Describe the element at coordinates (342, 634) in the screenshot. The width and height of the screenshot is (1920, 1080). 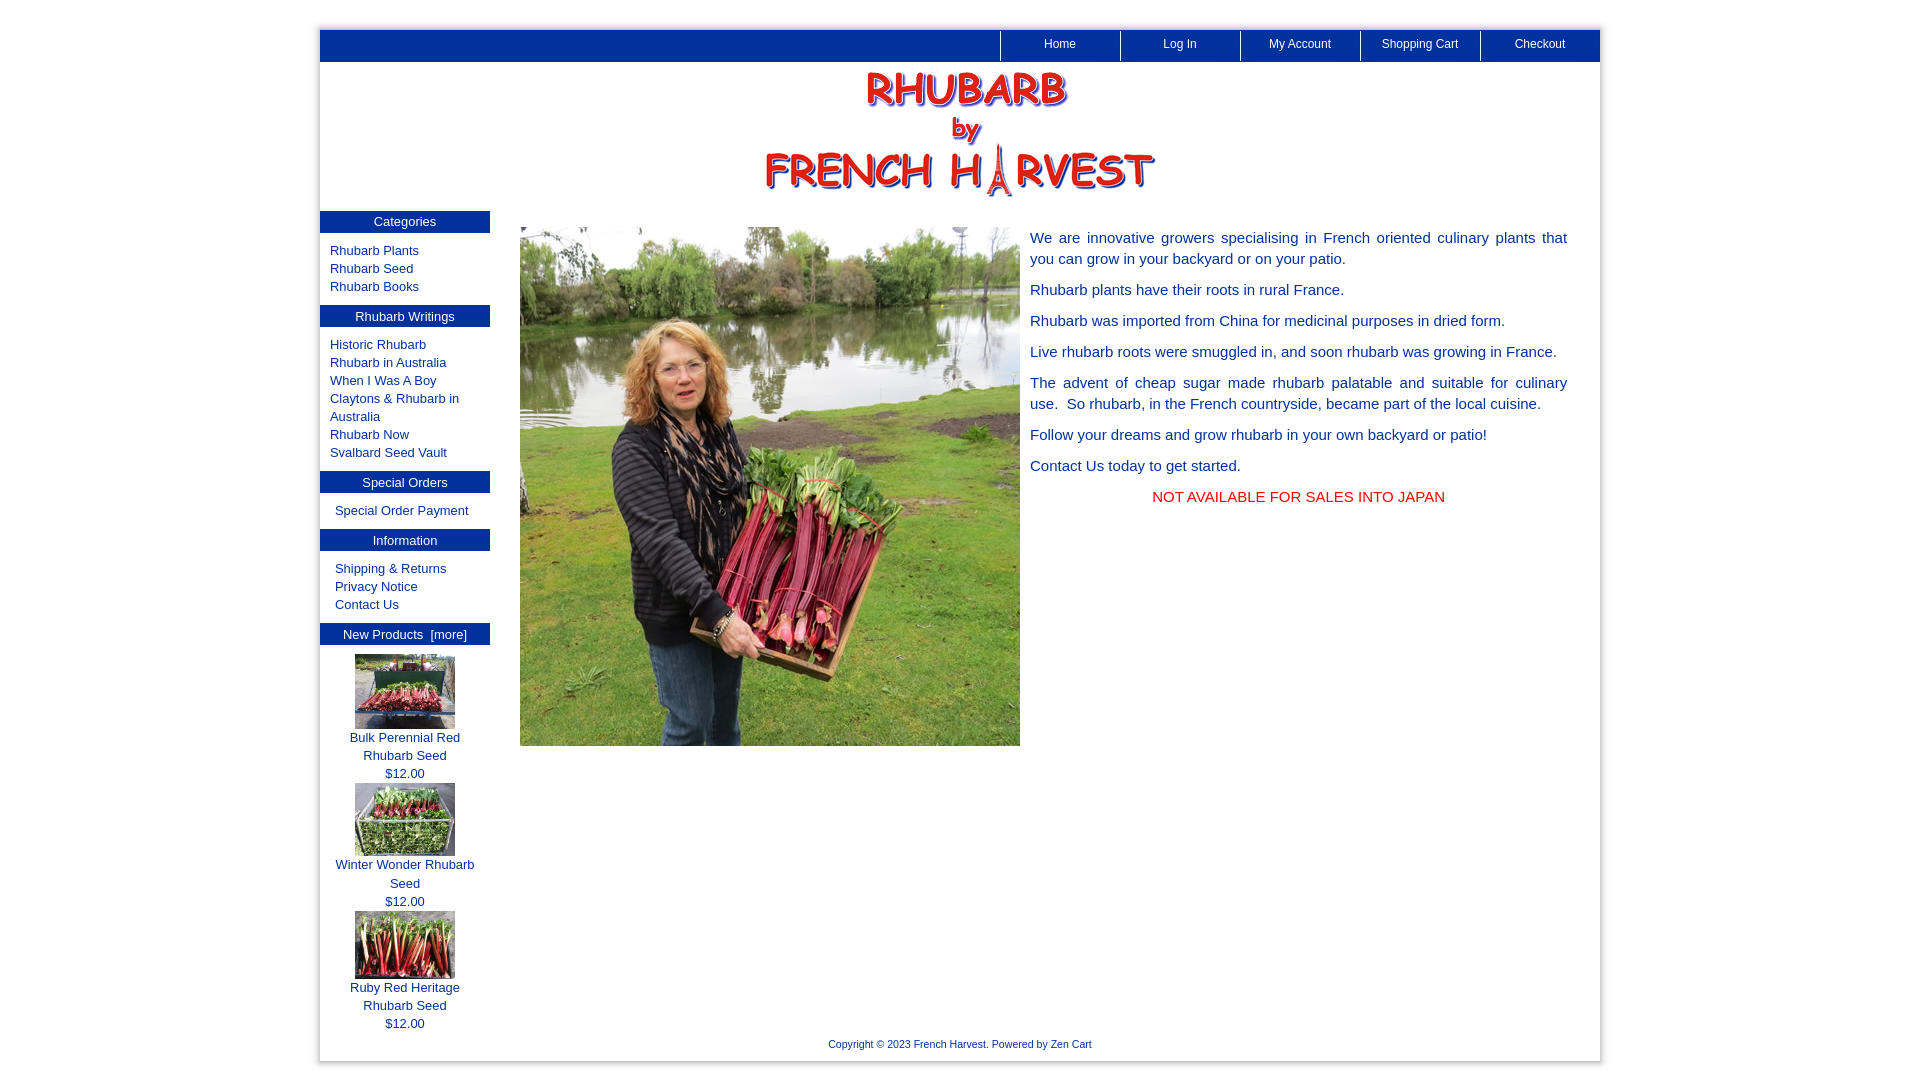
I see `'New Products  [more]'` at that location.